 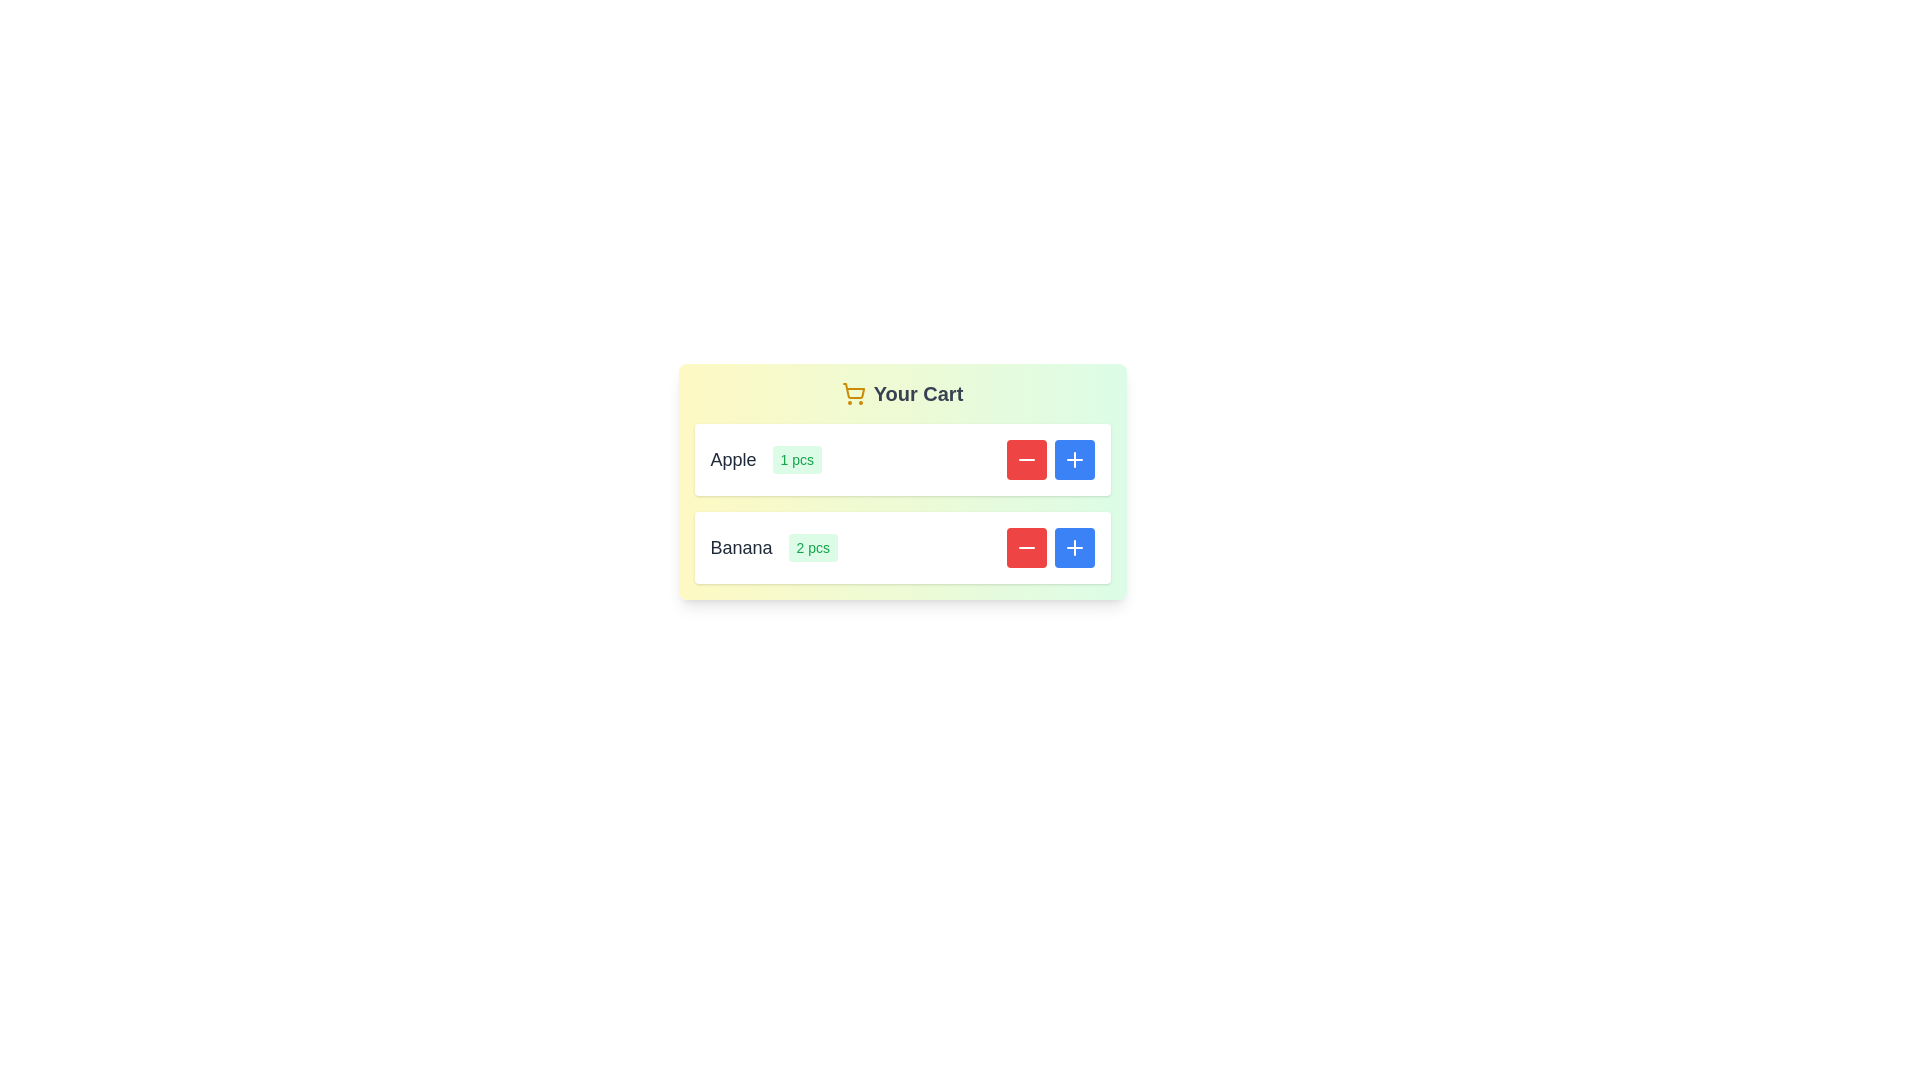 I want to click on the quantity adjustment button for Banana to decrease, so click(x=1026, y=547).